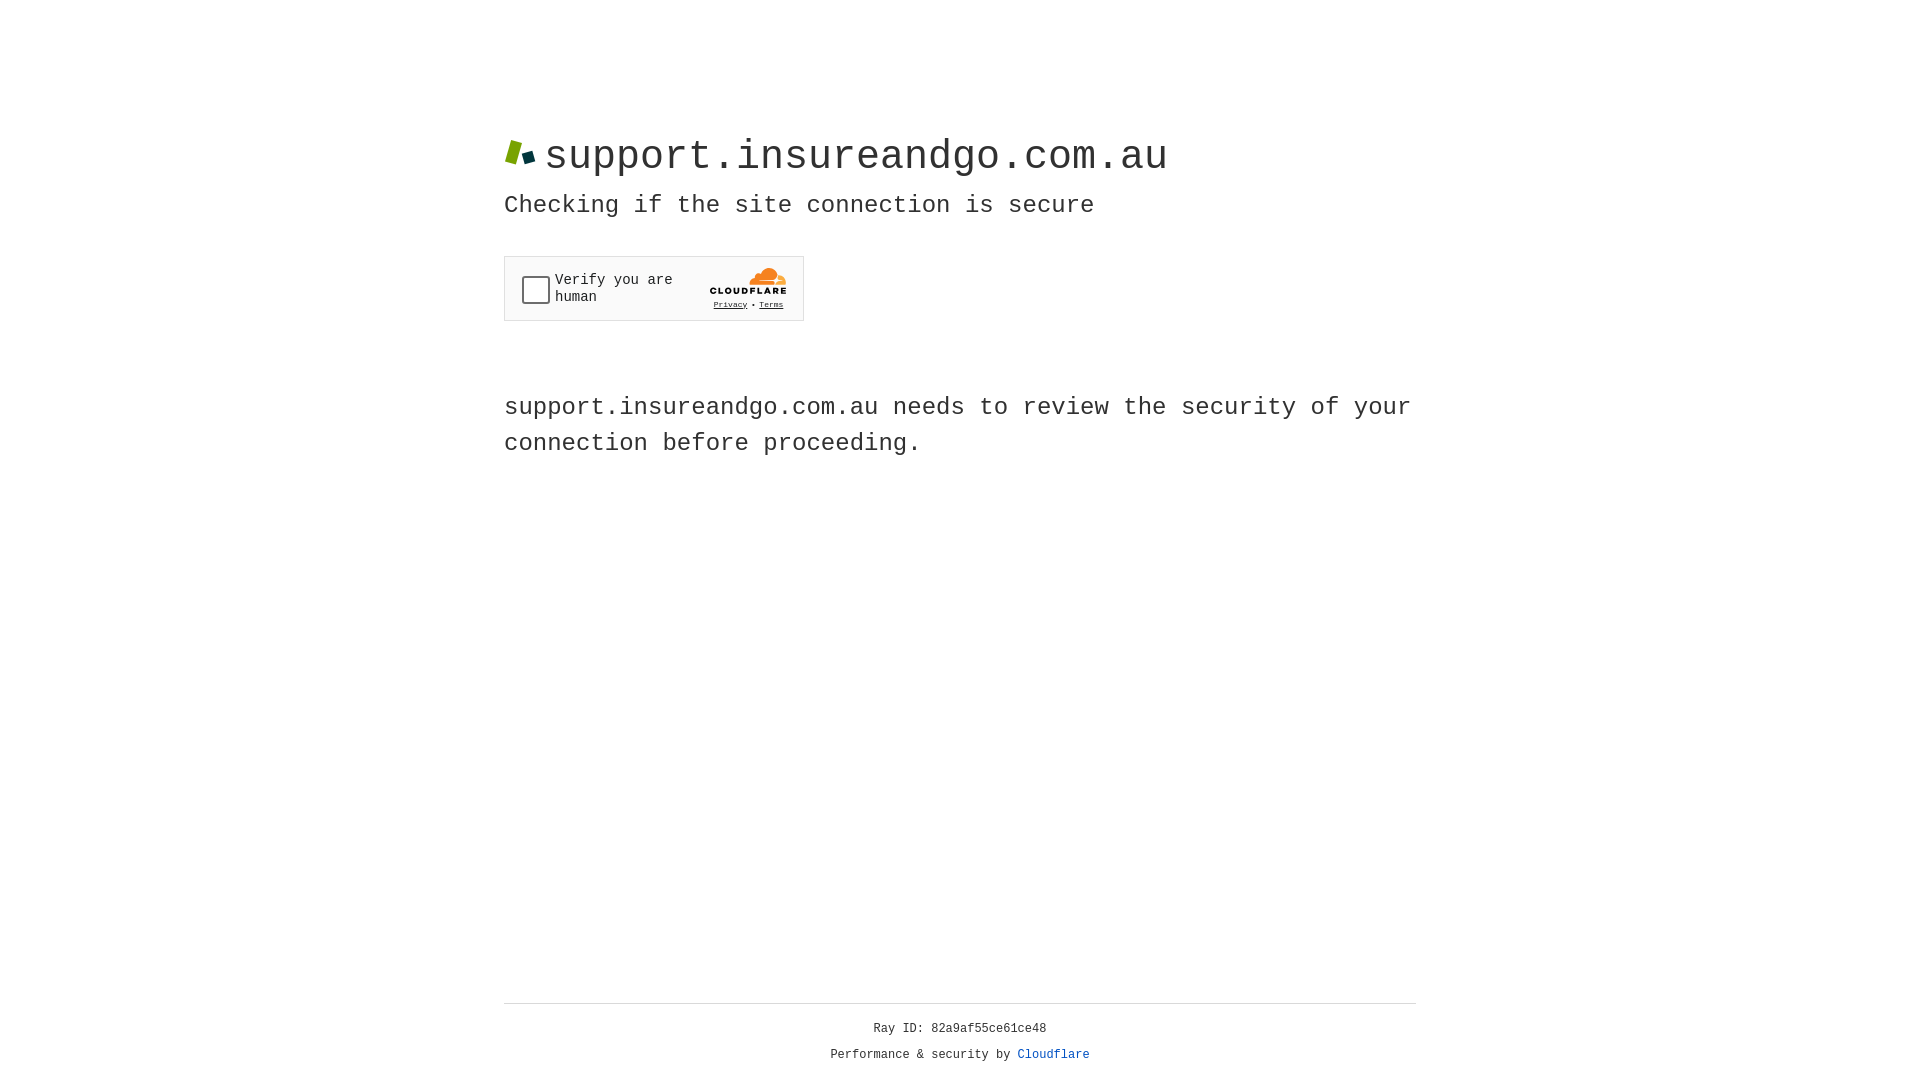 This screenshot has height=1080, width=1920. What do you see at coordinates (653, 288) in the screenshot?
I see `'Widget containing a Cloudflare security challenge'` at bounding box center [653, 288].